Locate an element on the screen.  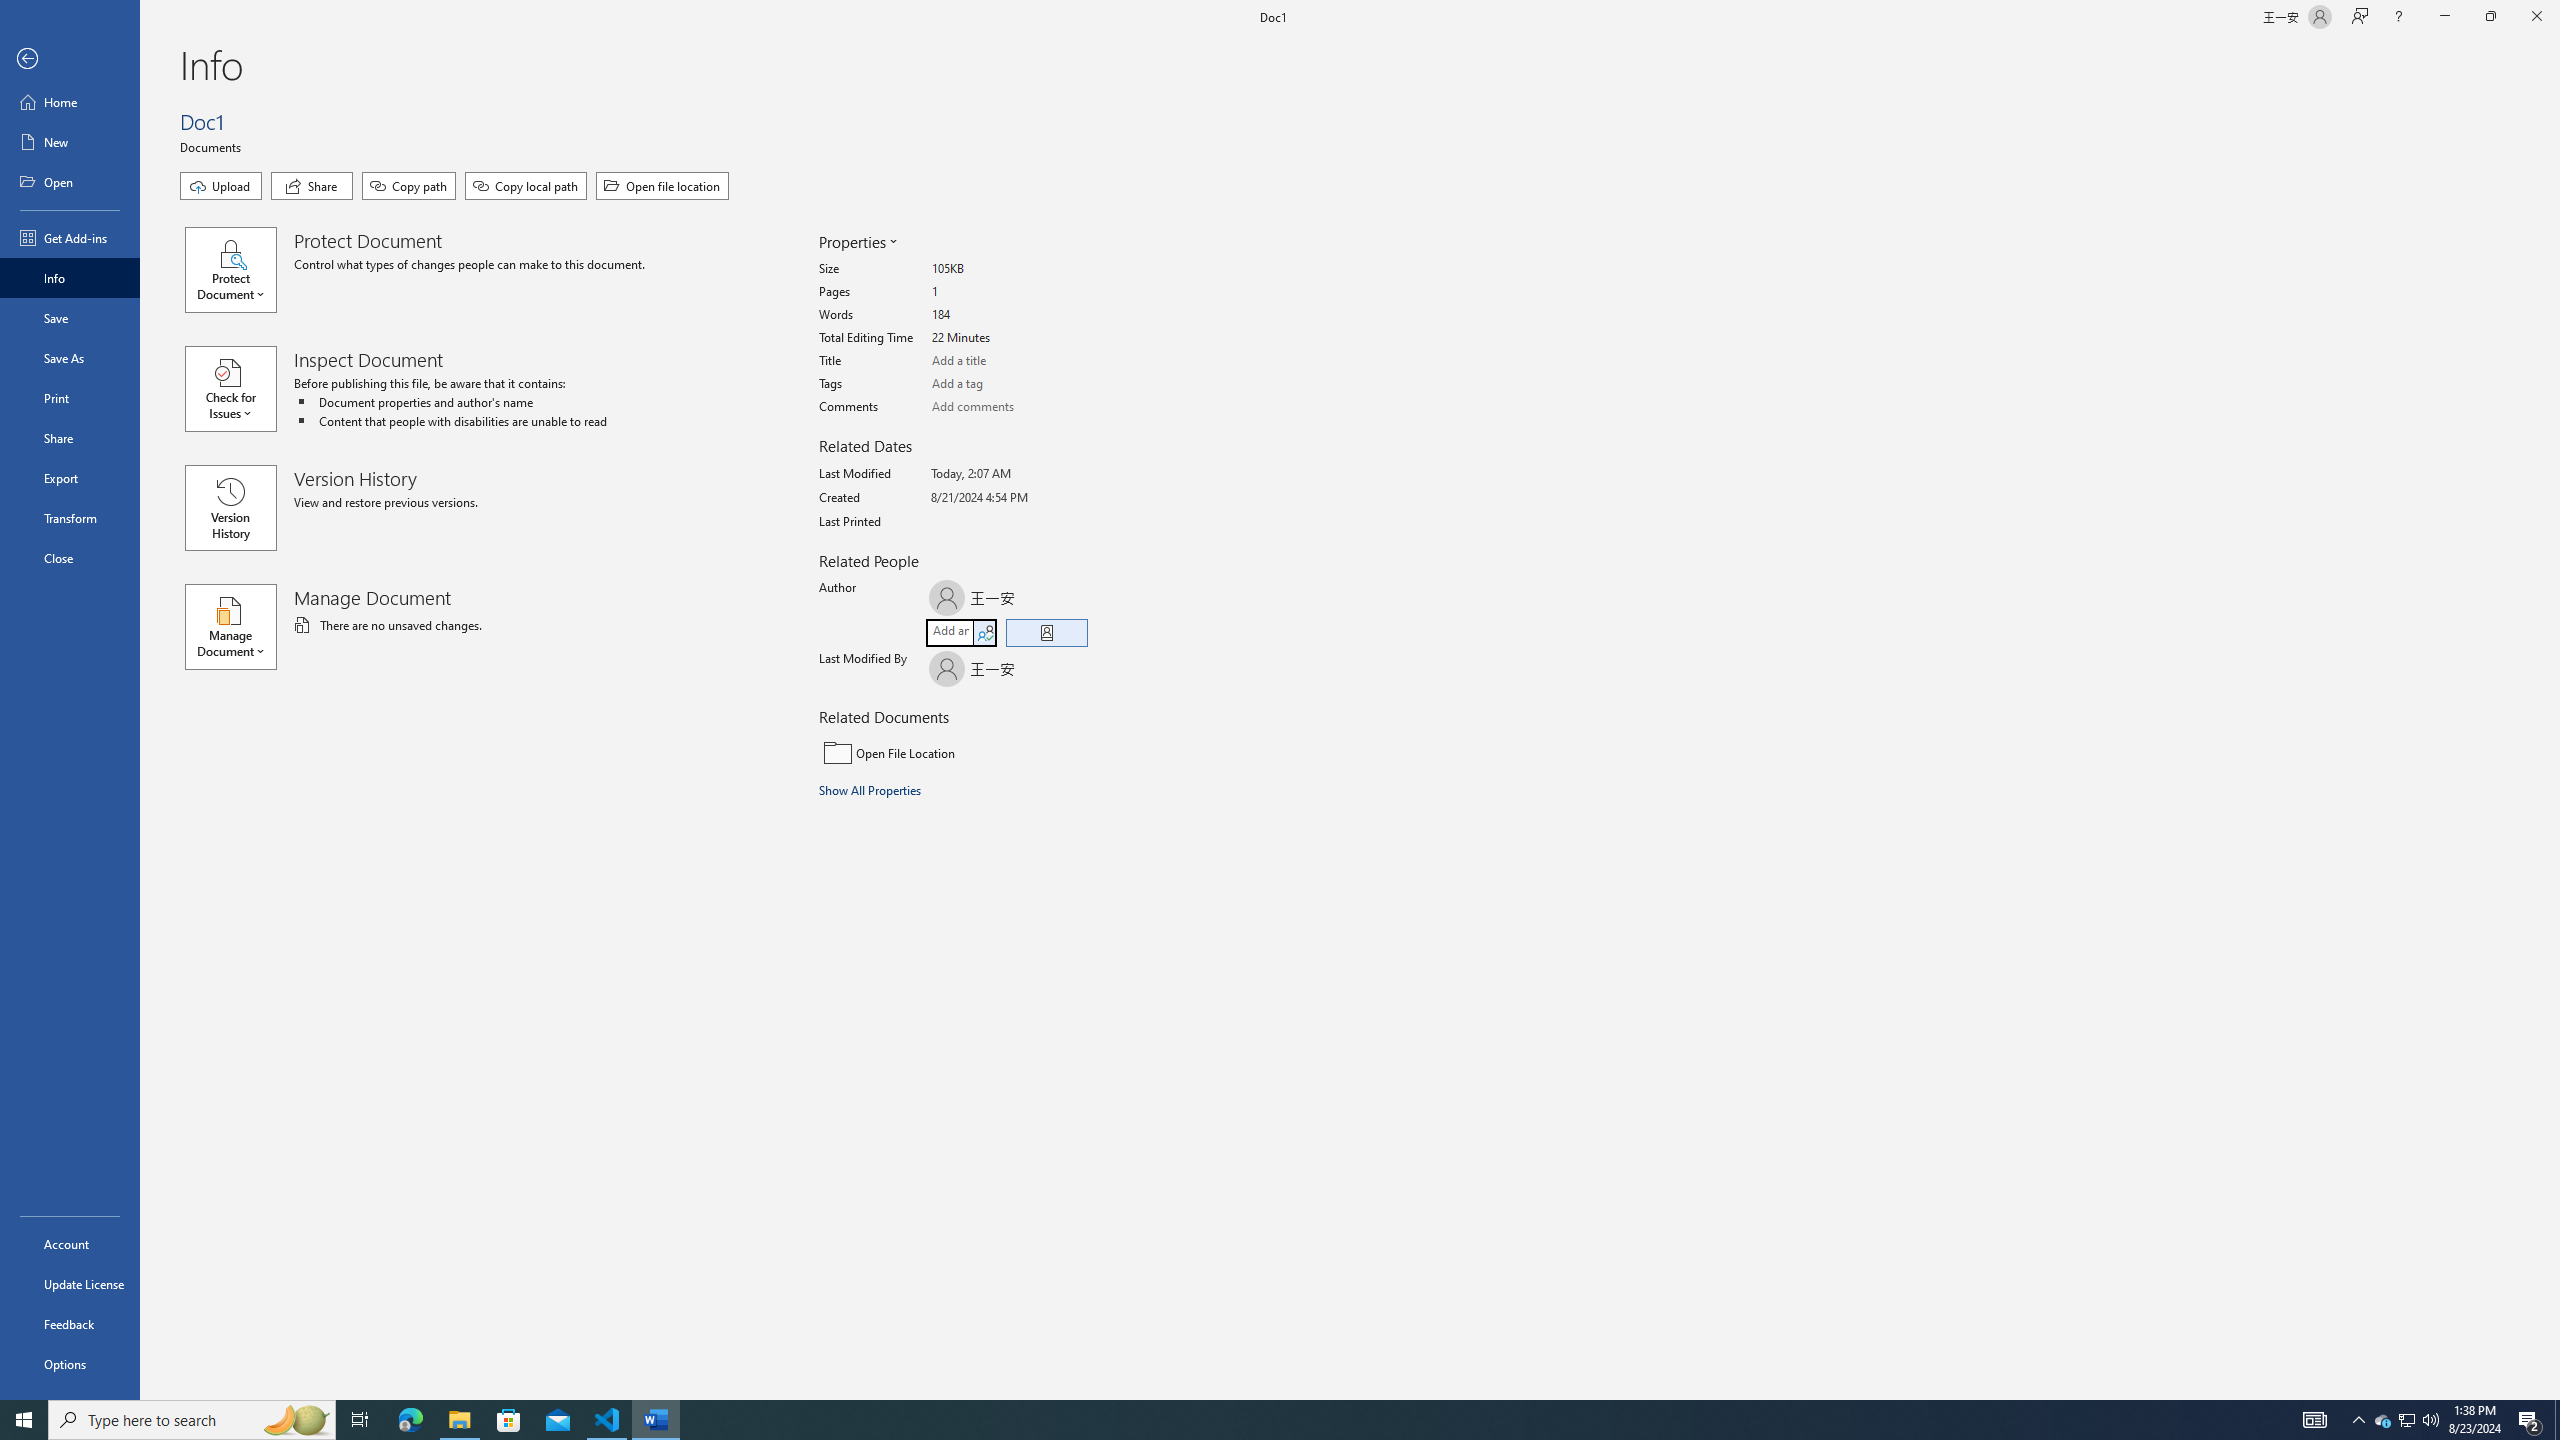
'Pages' is located at coordinates (1006, 292).